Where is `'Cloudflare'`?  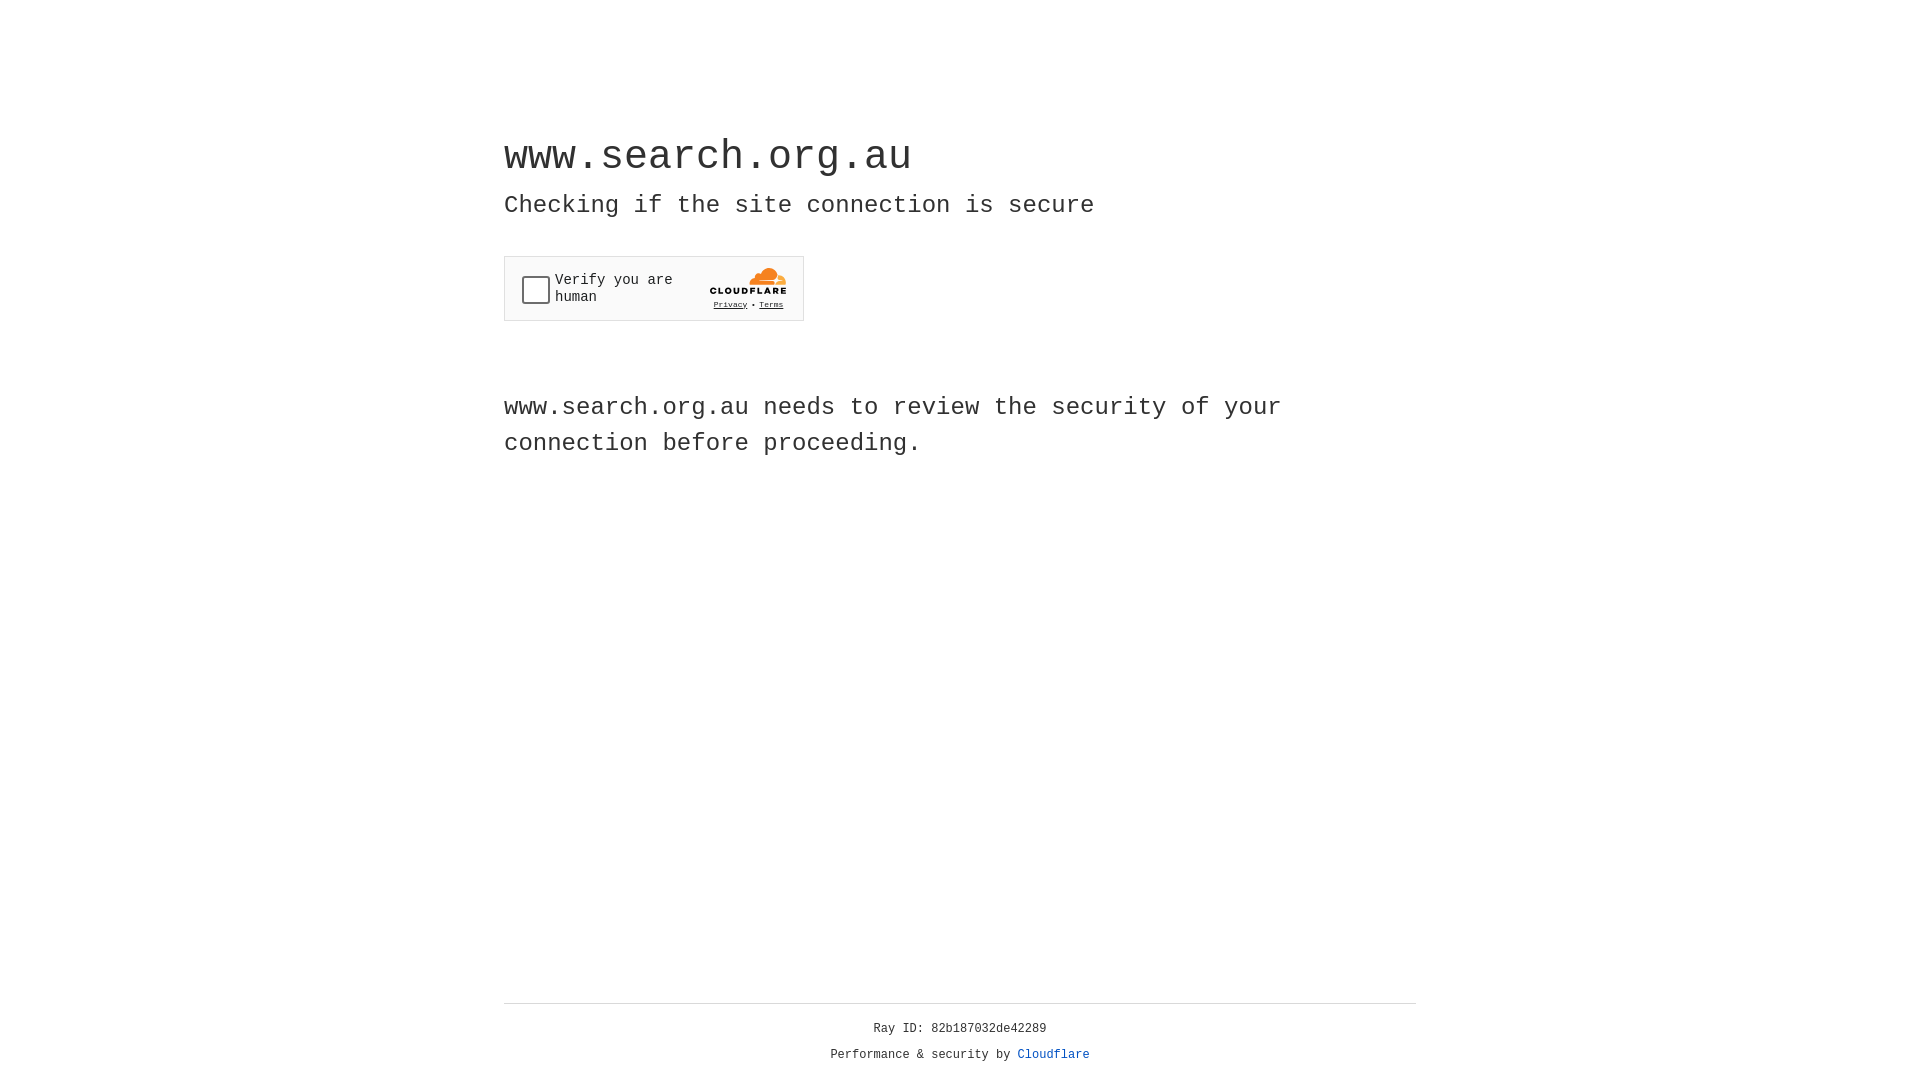 'Cloudflare' is located at coordinates (1053, 1054).